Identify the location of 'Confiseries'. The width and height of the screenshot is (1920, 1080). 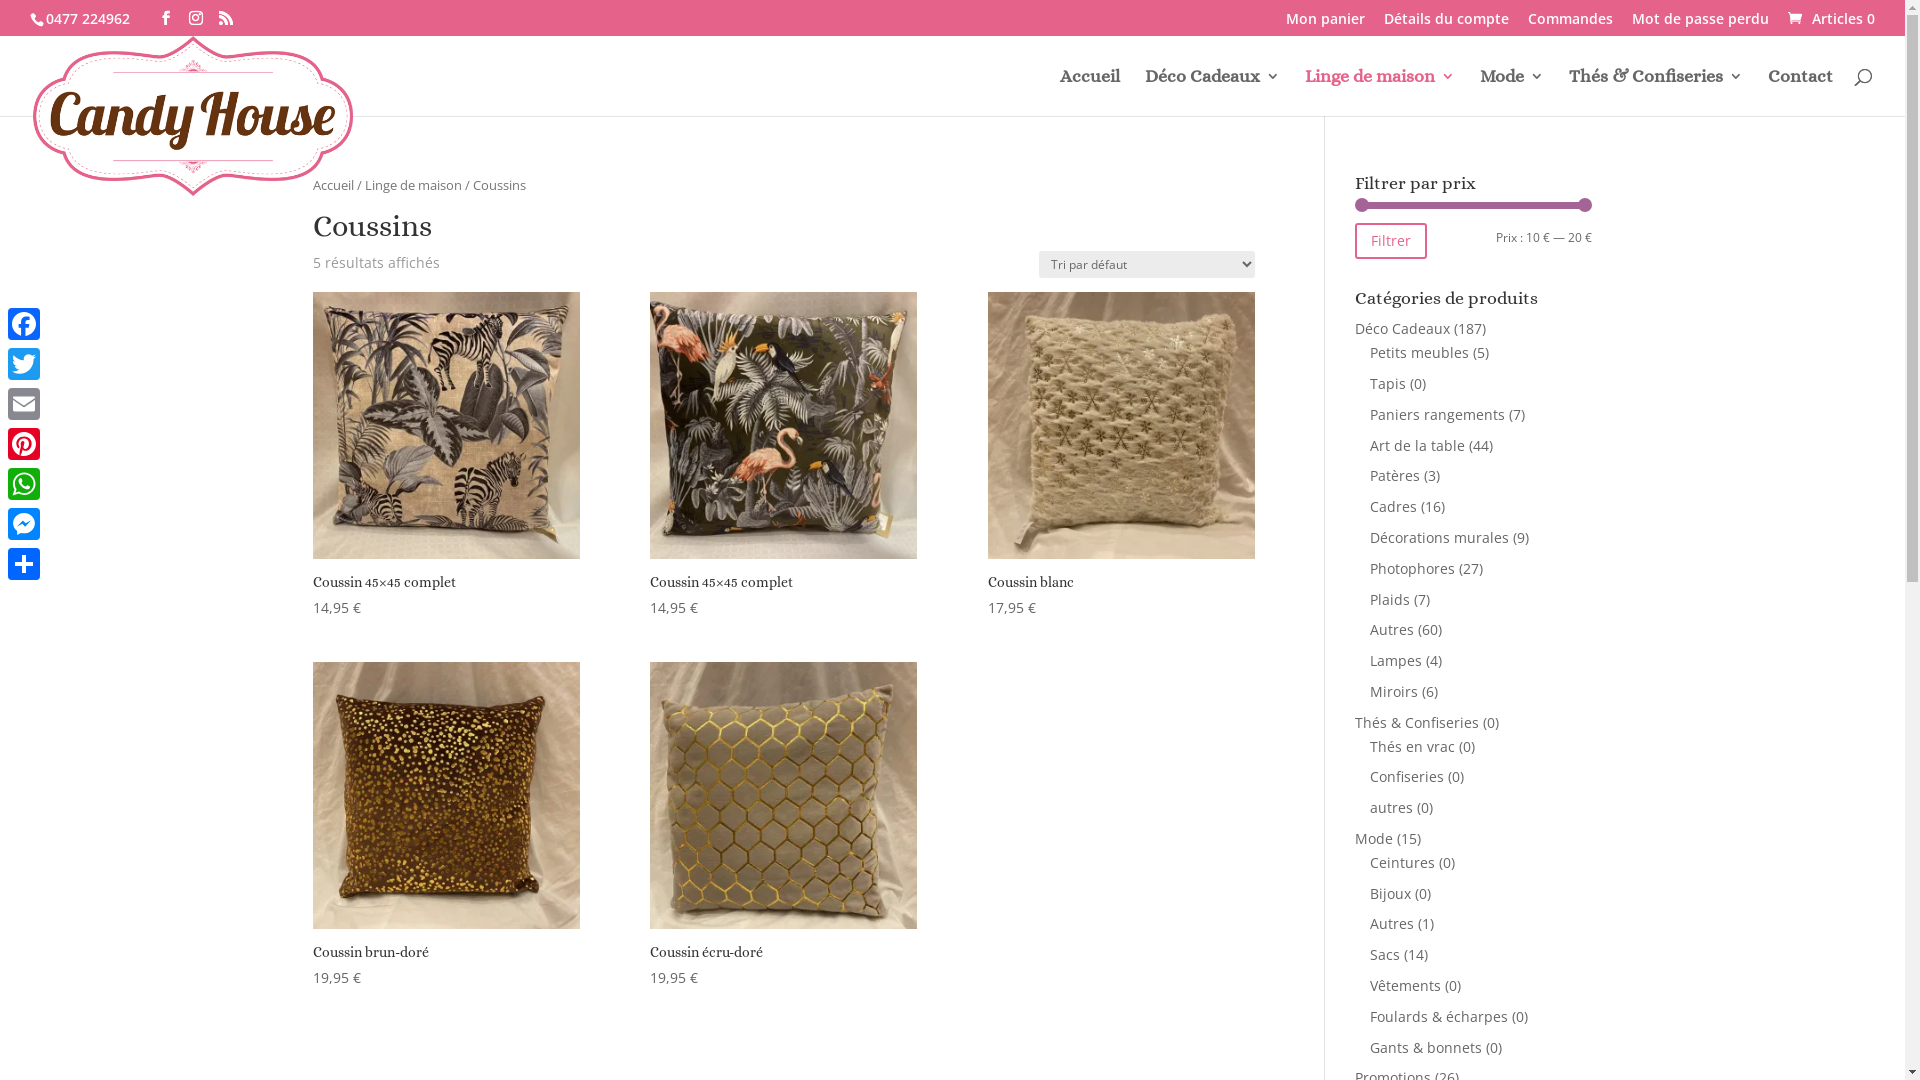
(1405, 775).